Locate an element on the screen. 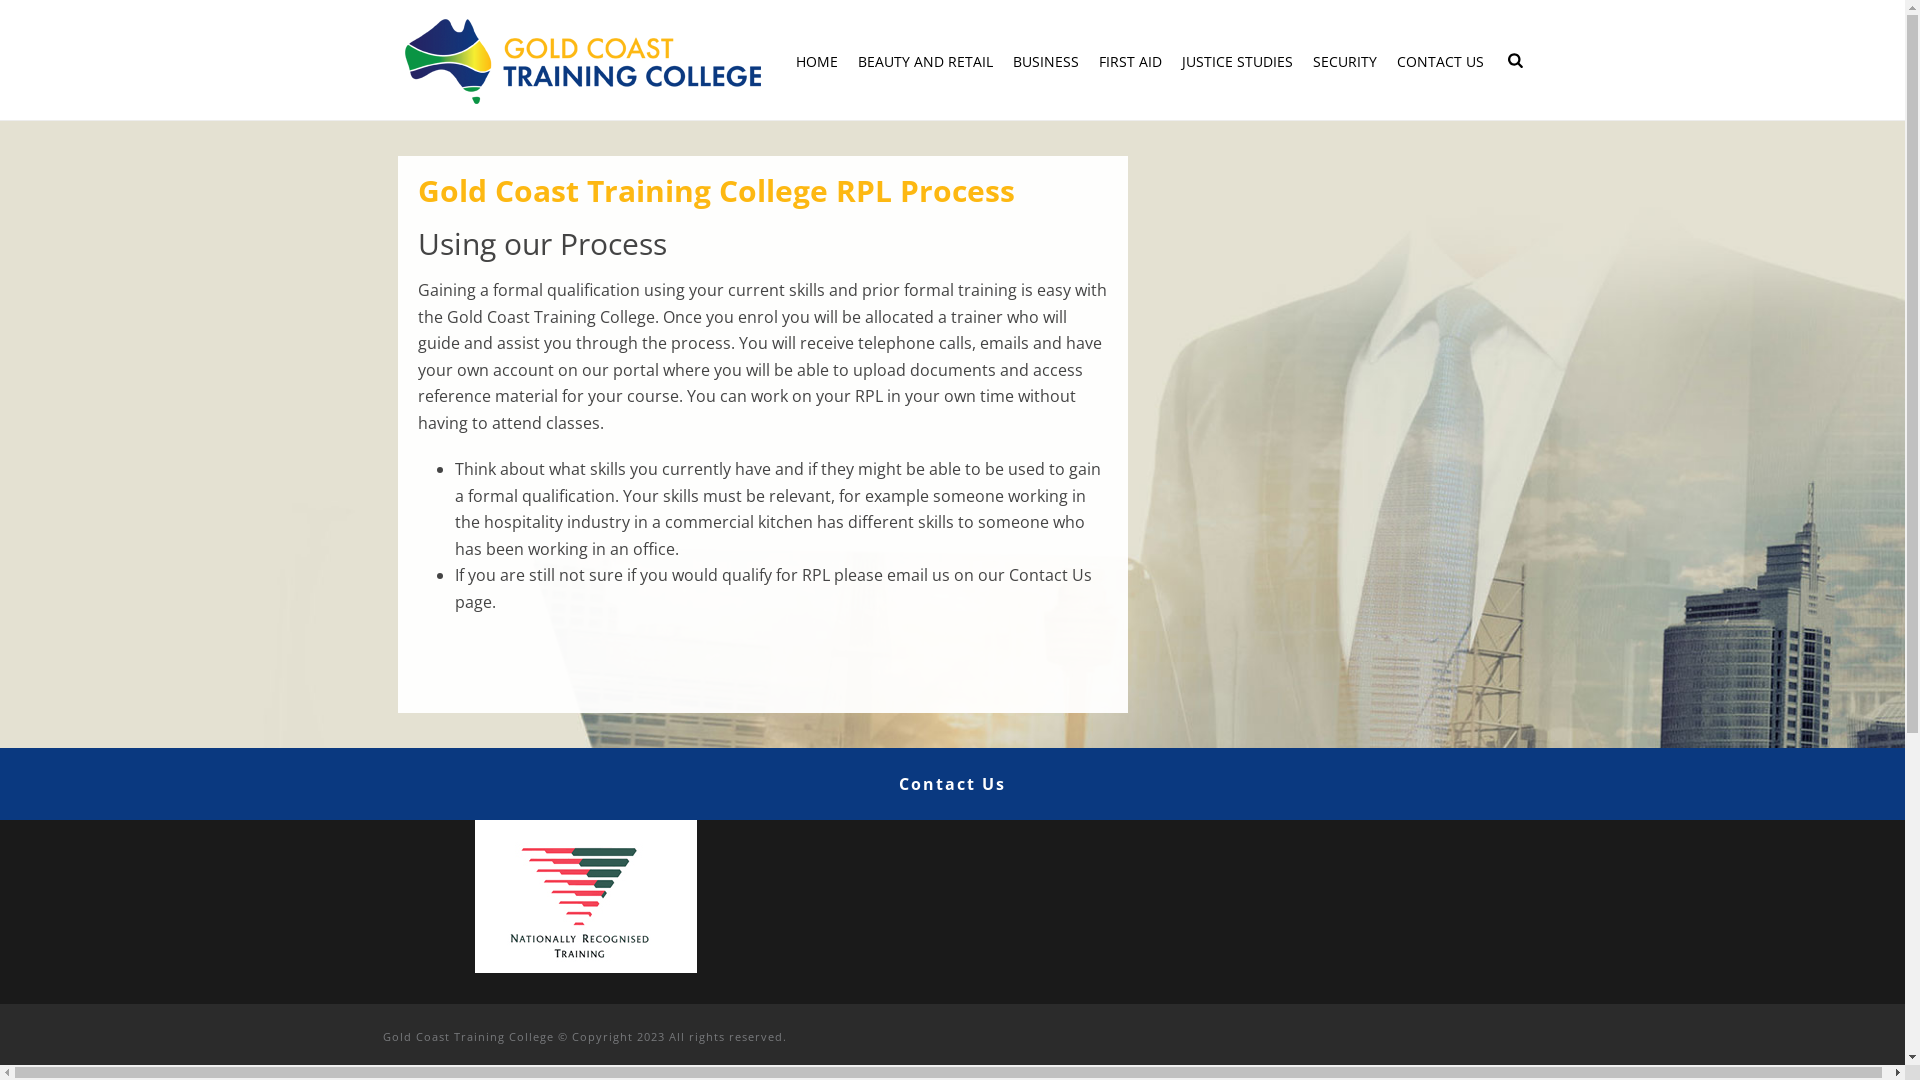 This screenshot has height=1080, width=1920. 'BUSINESS' is located at coordinates (1045, 60).